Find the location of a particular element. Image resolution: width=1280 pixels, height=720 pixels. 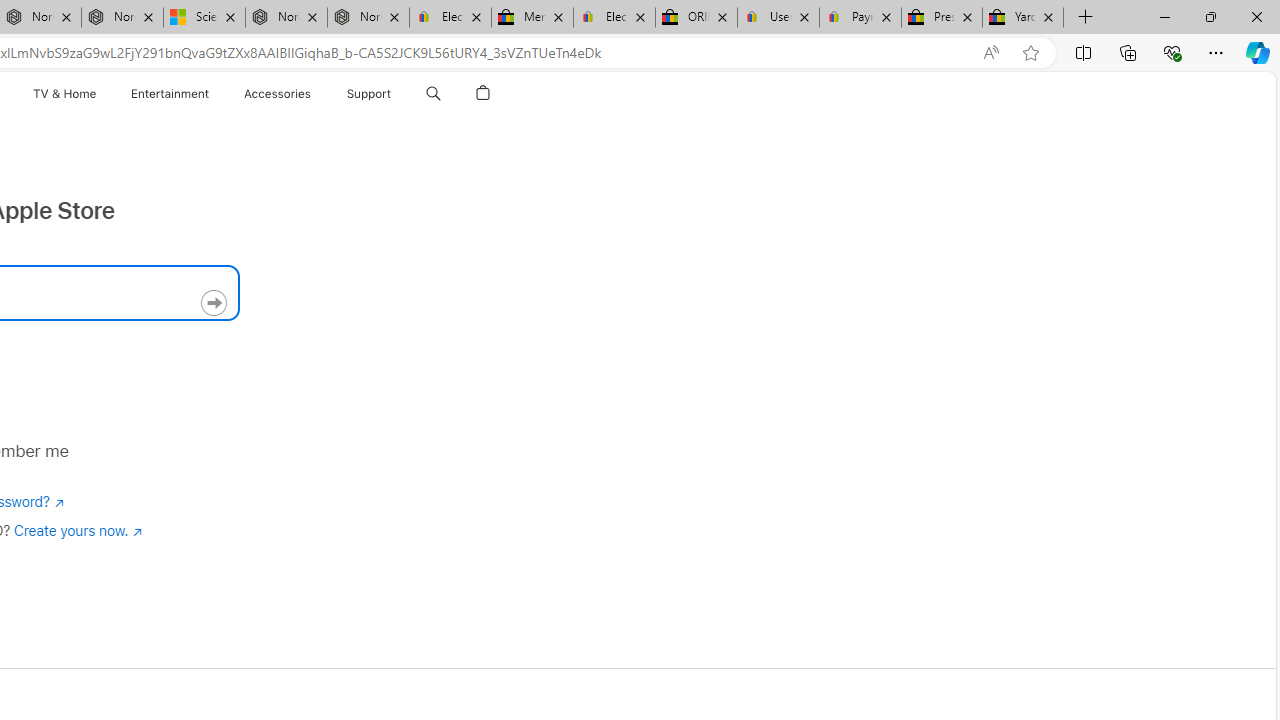

'Continue' is located at coordinates (213, 303).